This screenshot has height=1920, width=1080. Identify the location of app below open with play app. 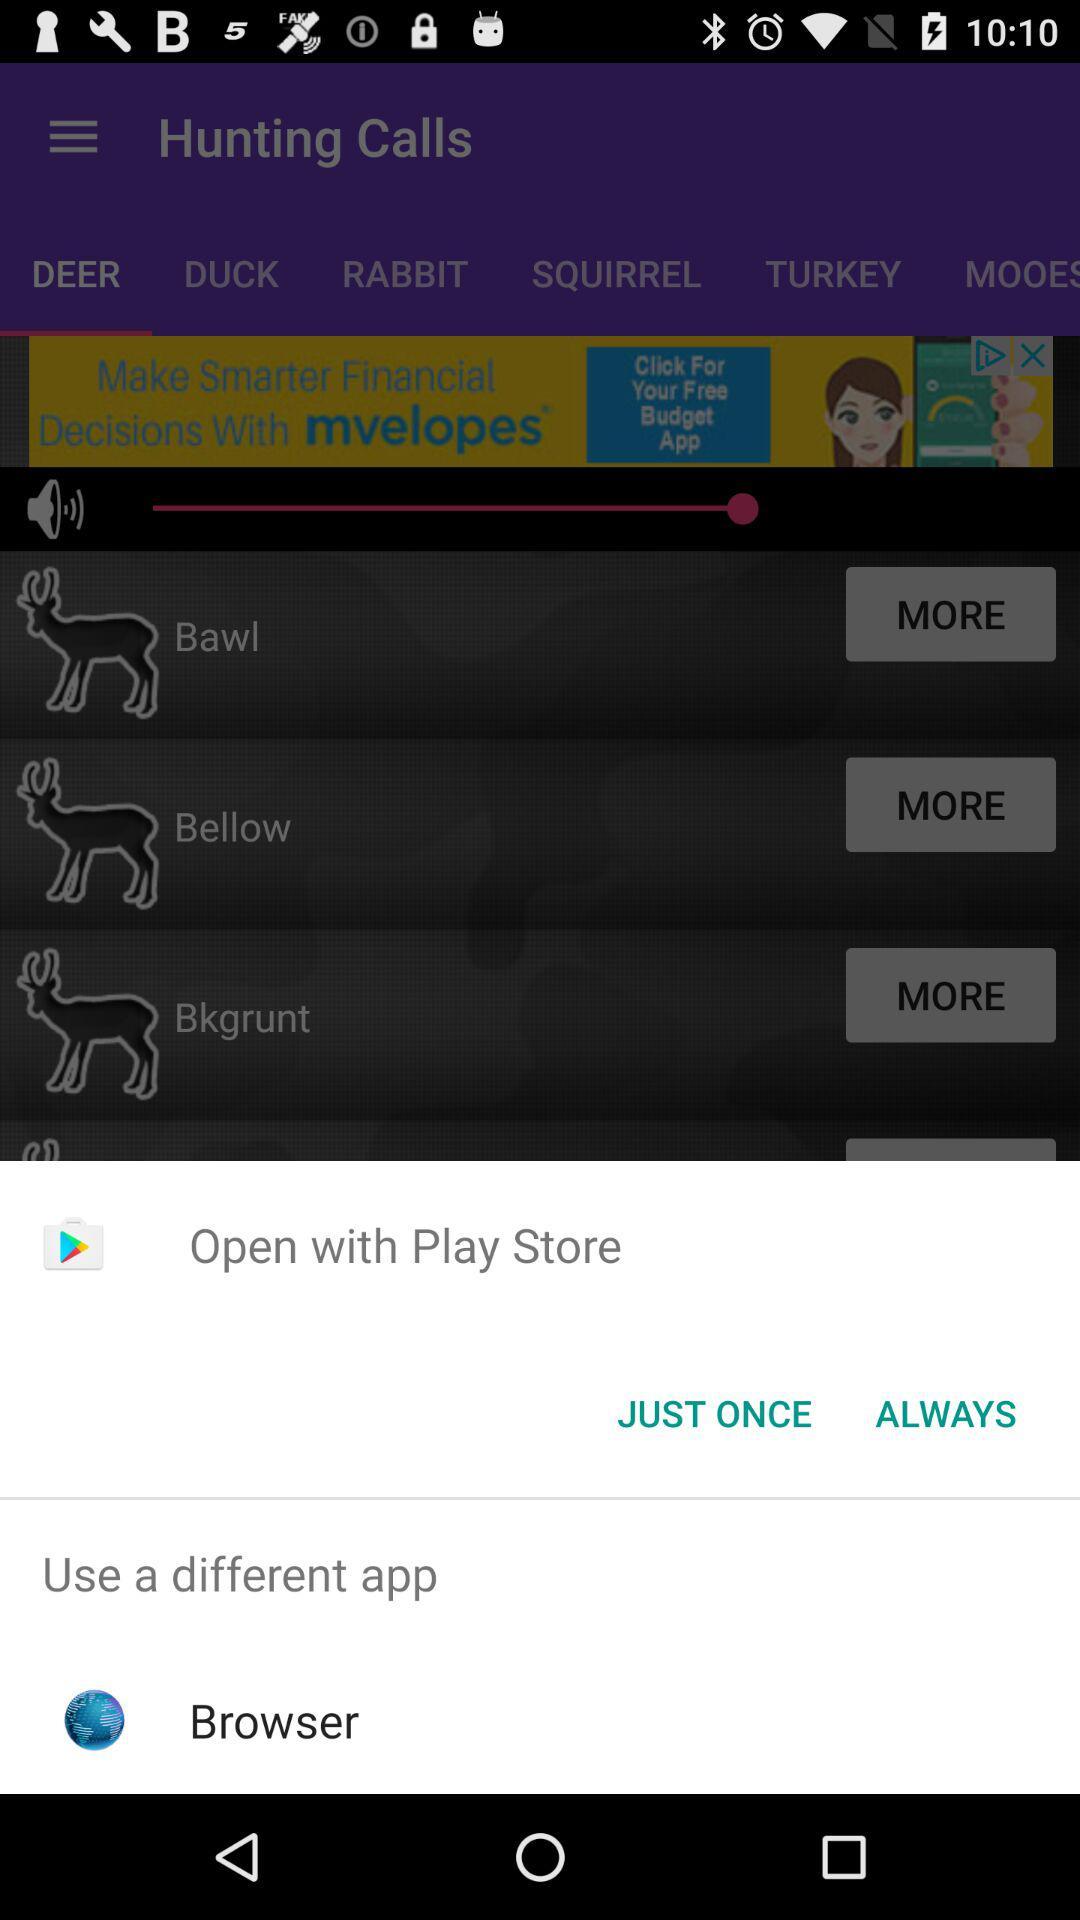
(945, 1411).